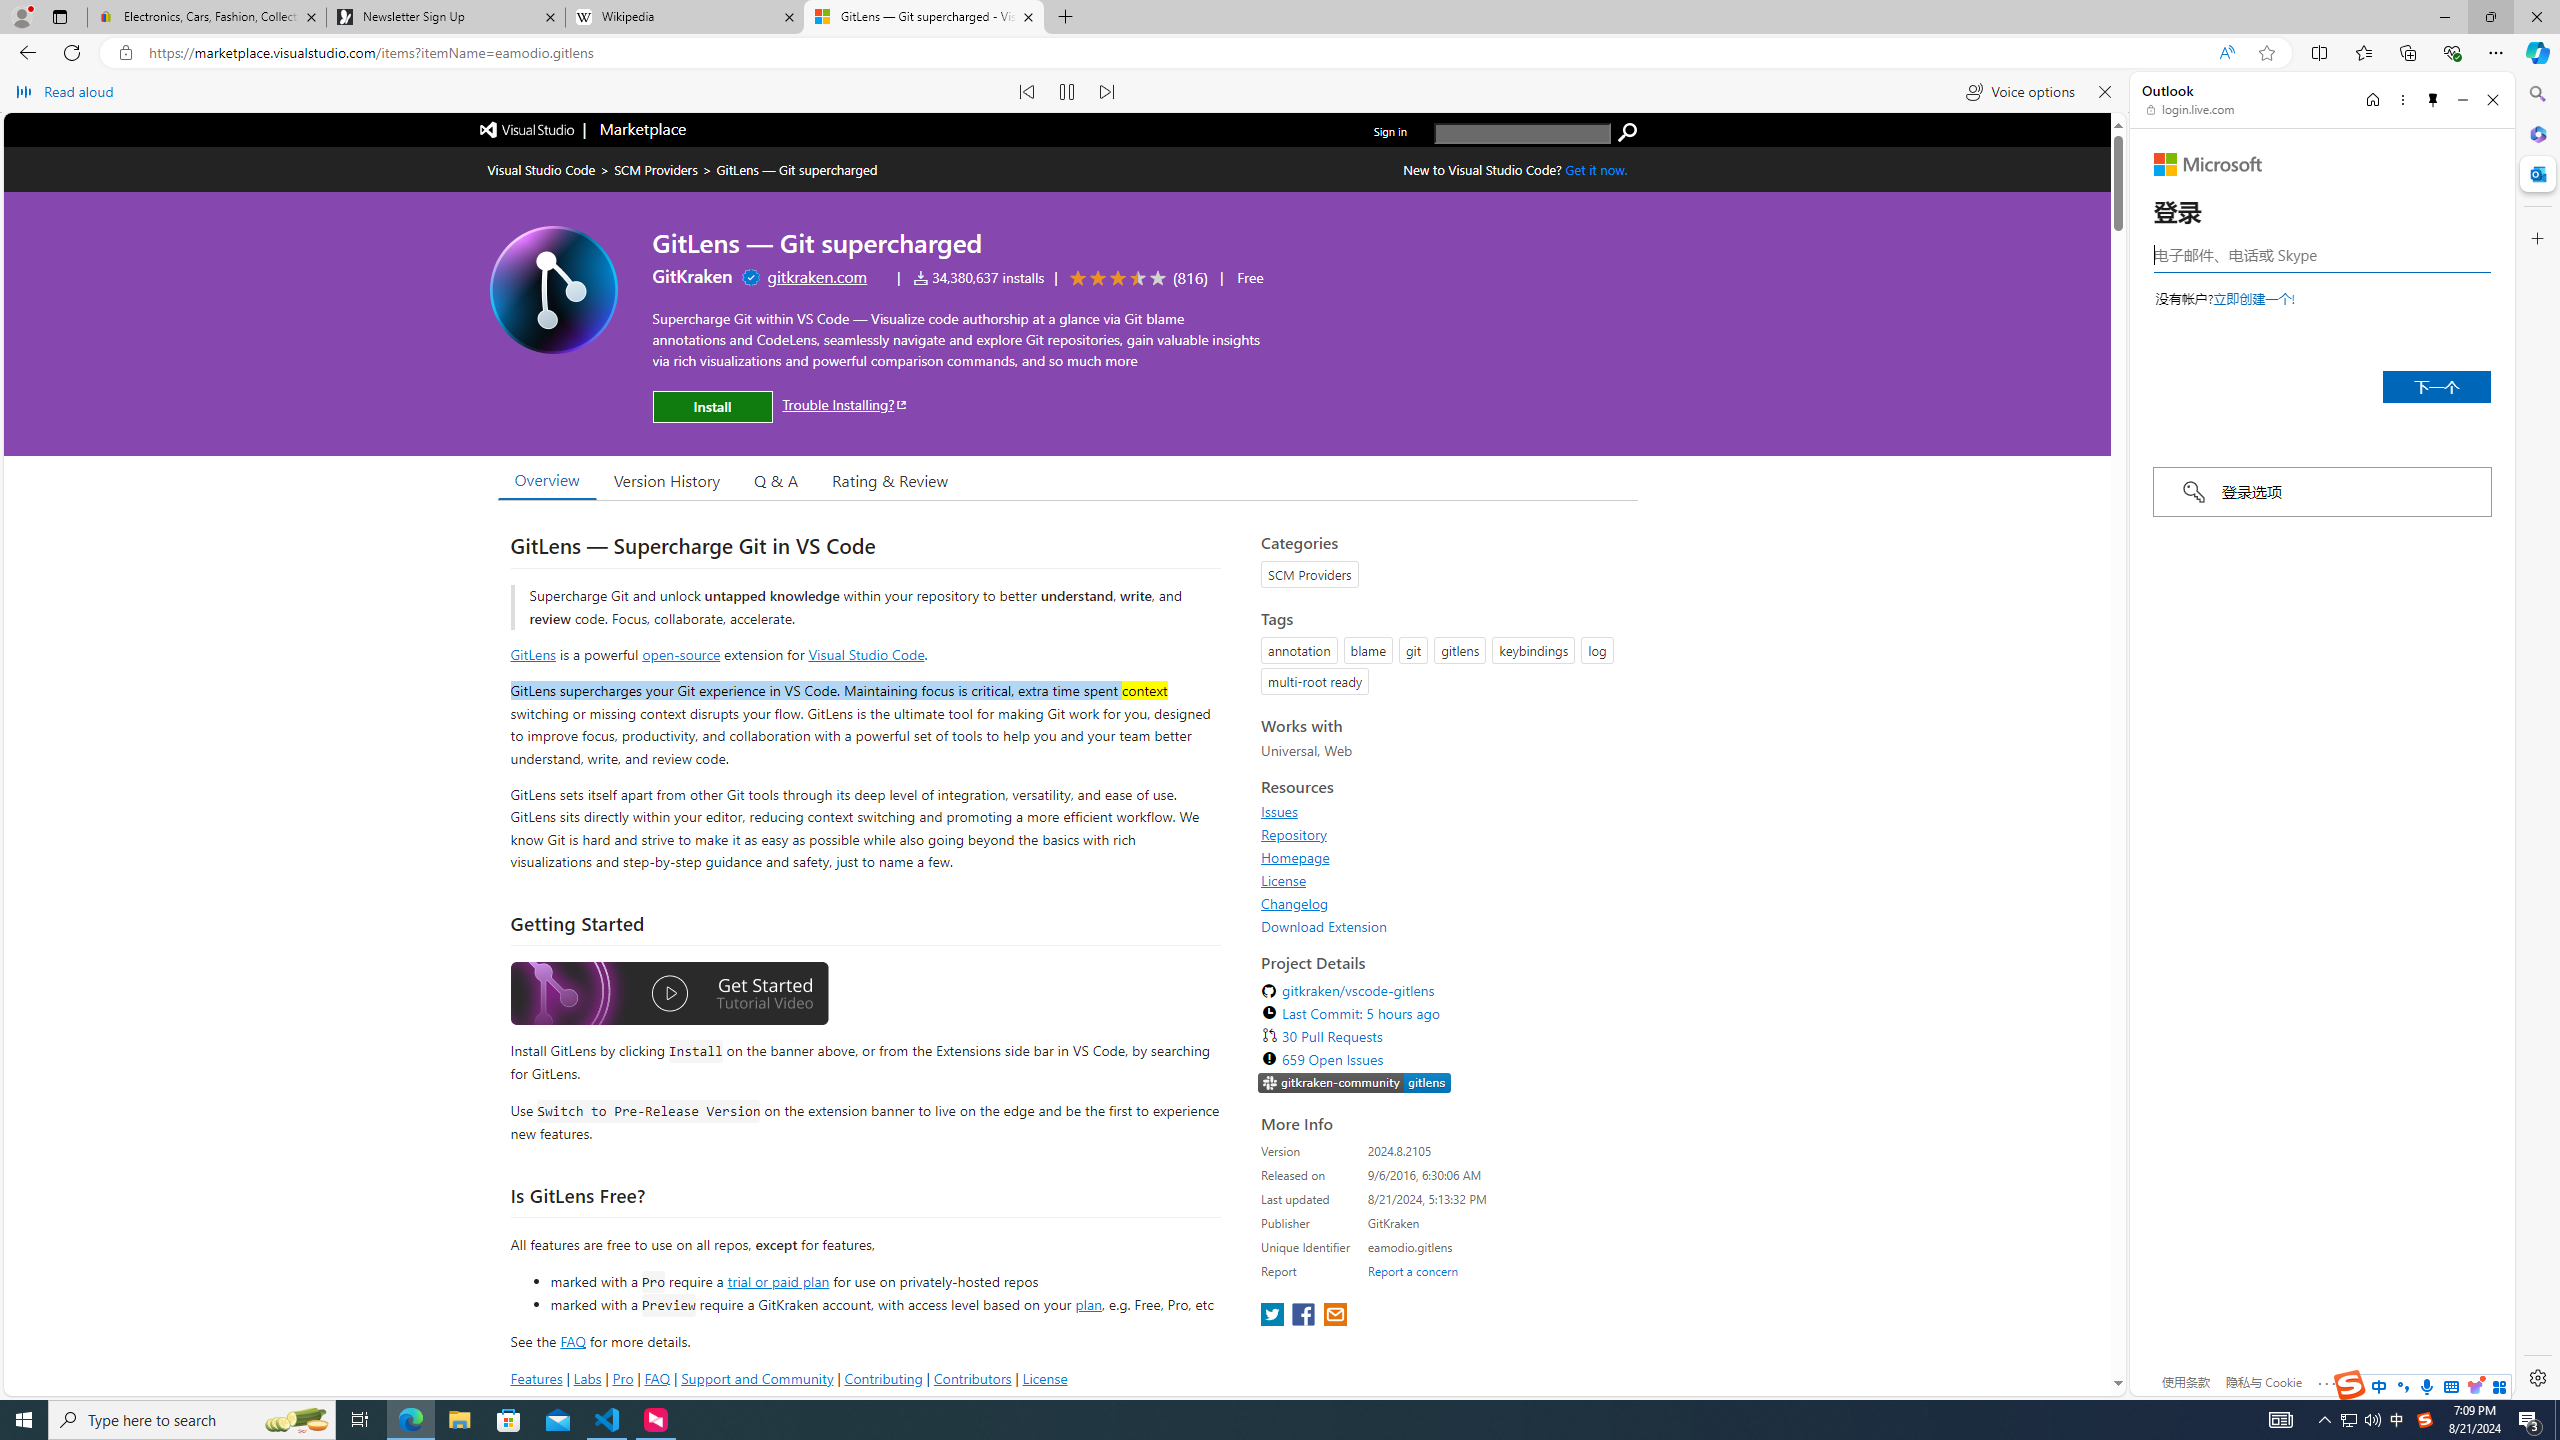 The height and width of the screenshot is (1440, 2560). I want to click on 'Visual Studio logo', so click(527, 127).